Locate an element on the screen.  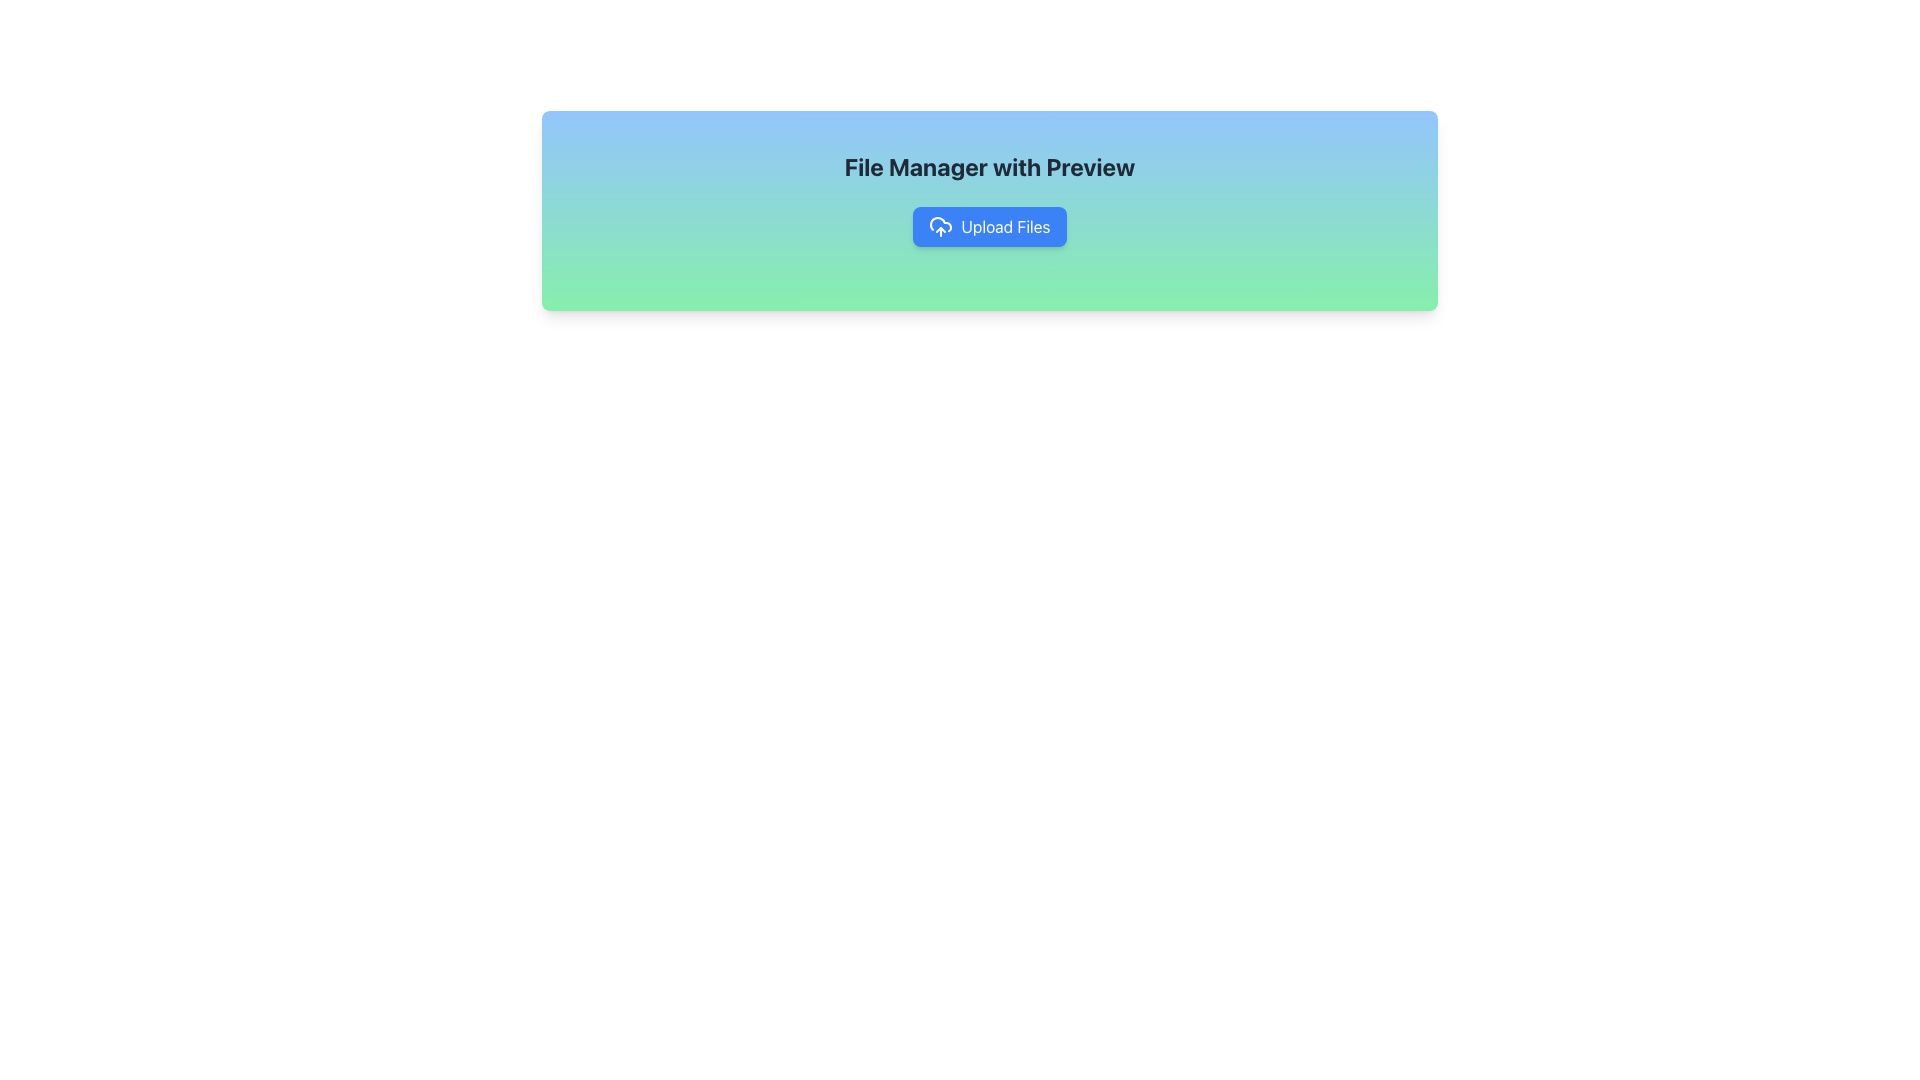
the bold and large-sized text reading 'File Manager with Preview' that is styled with a dark gray font and centered within a gradient background is located at coordinates (989, 165).